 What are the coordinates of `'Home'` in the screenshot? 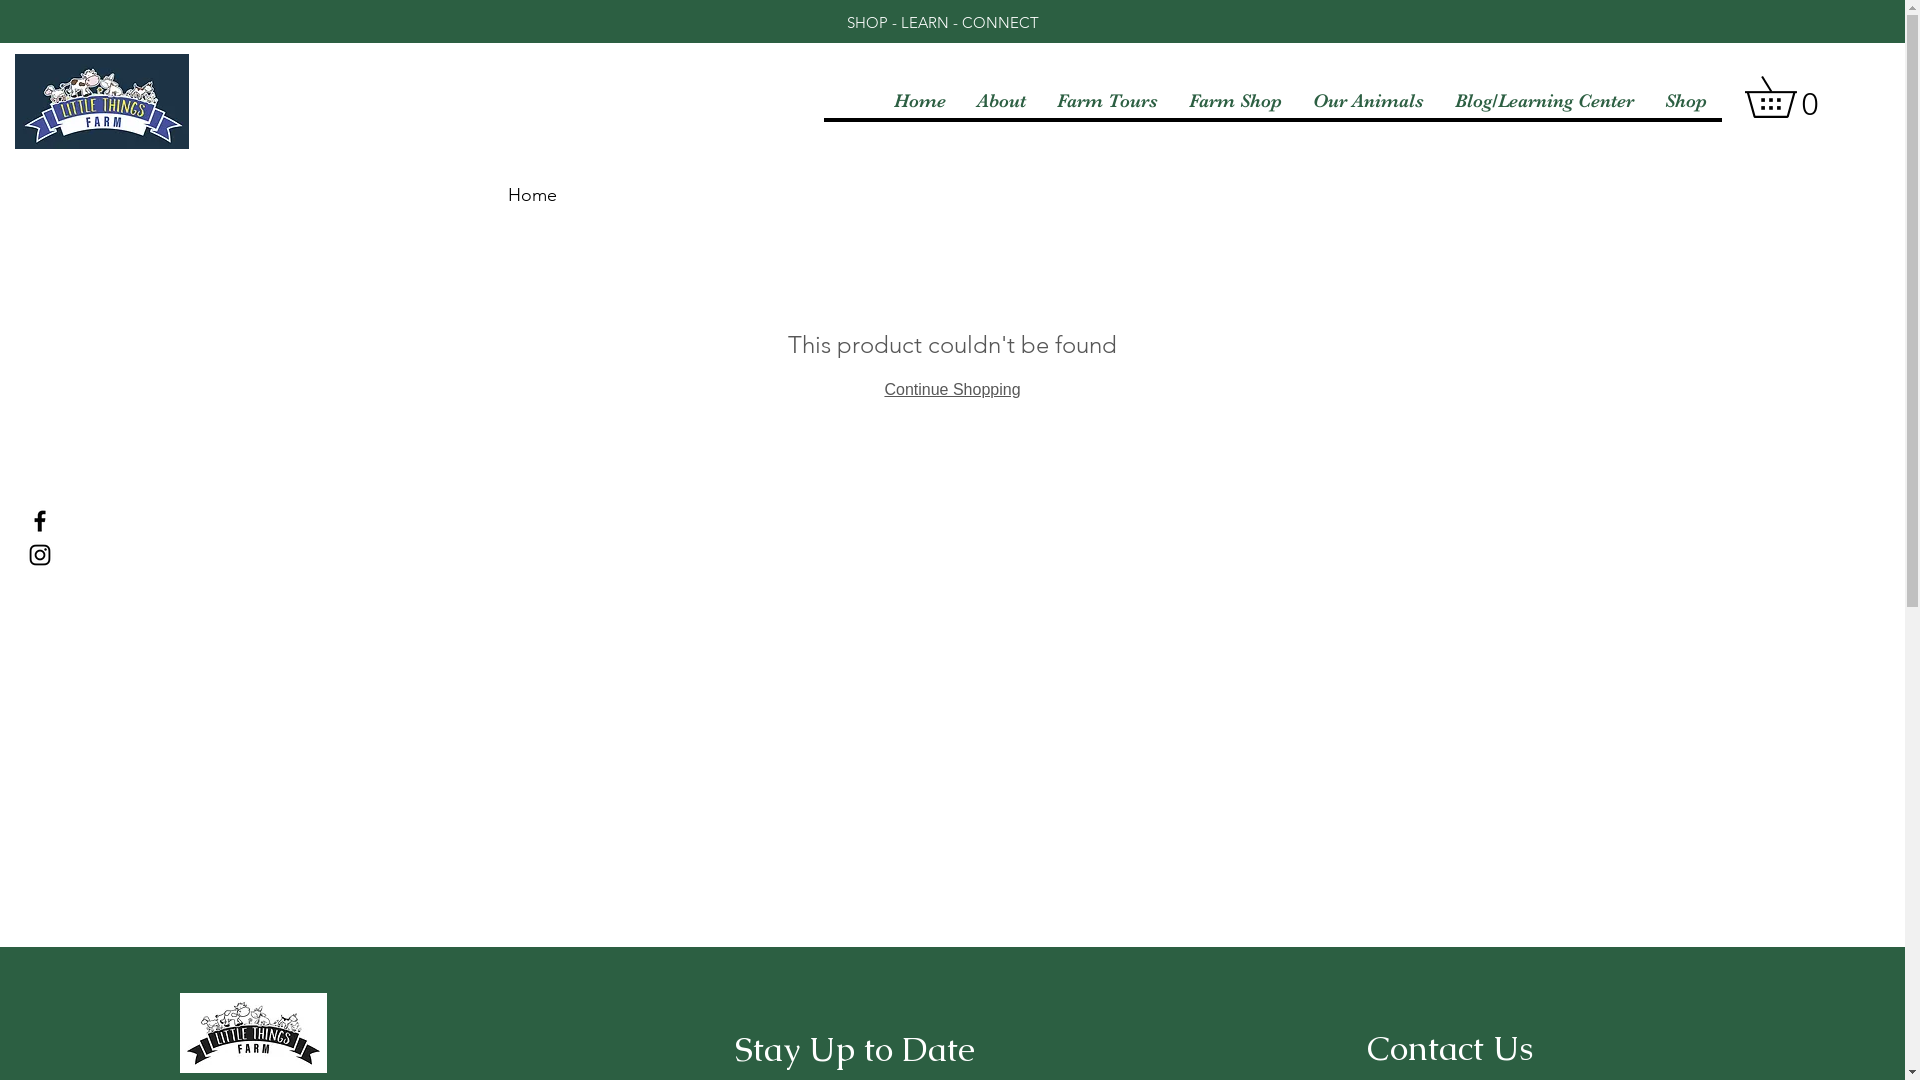 It's located at (532, 195).